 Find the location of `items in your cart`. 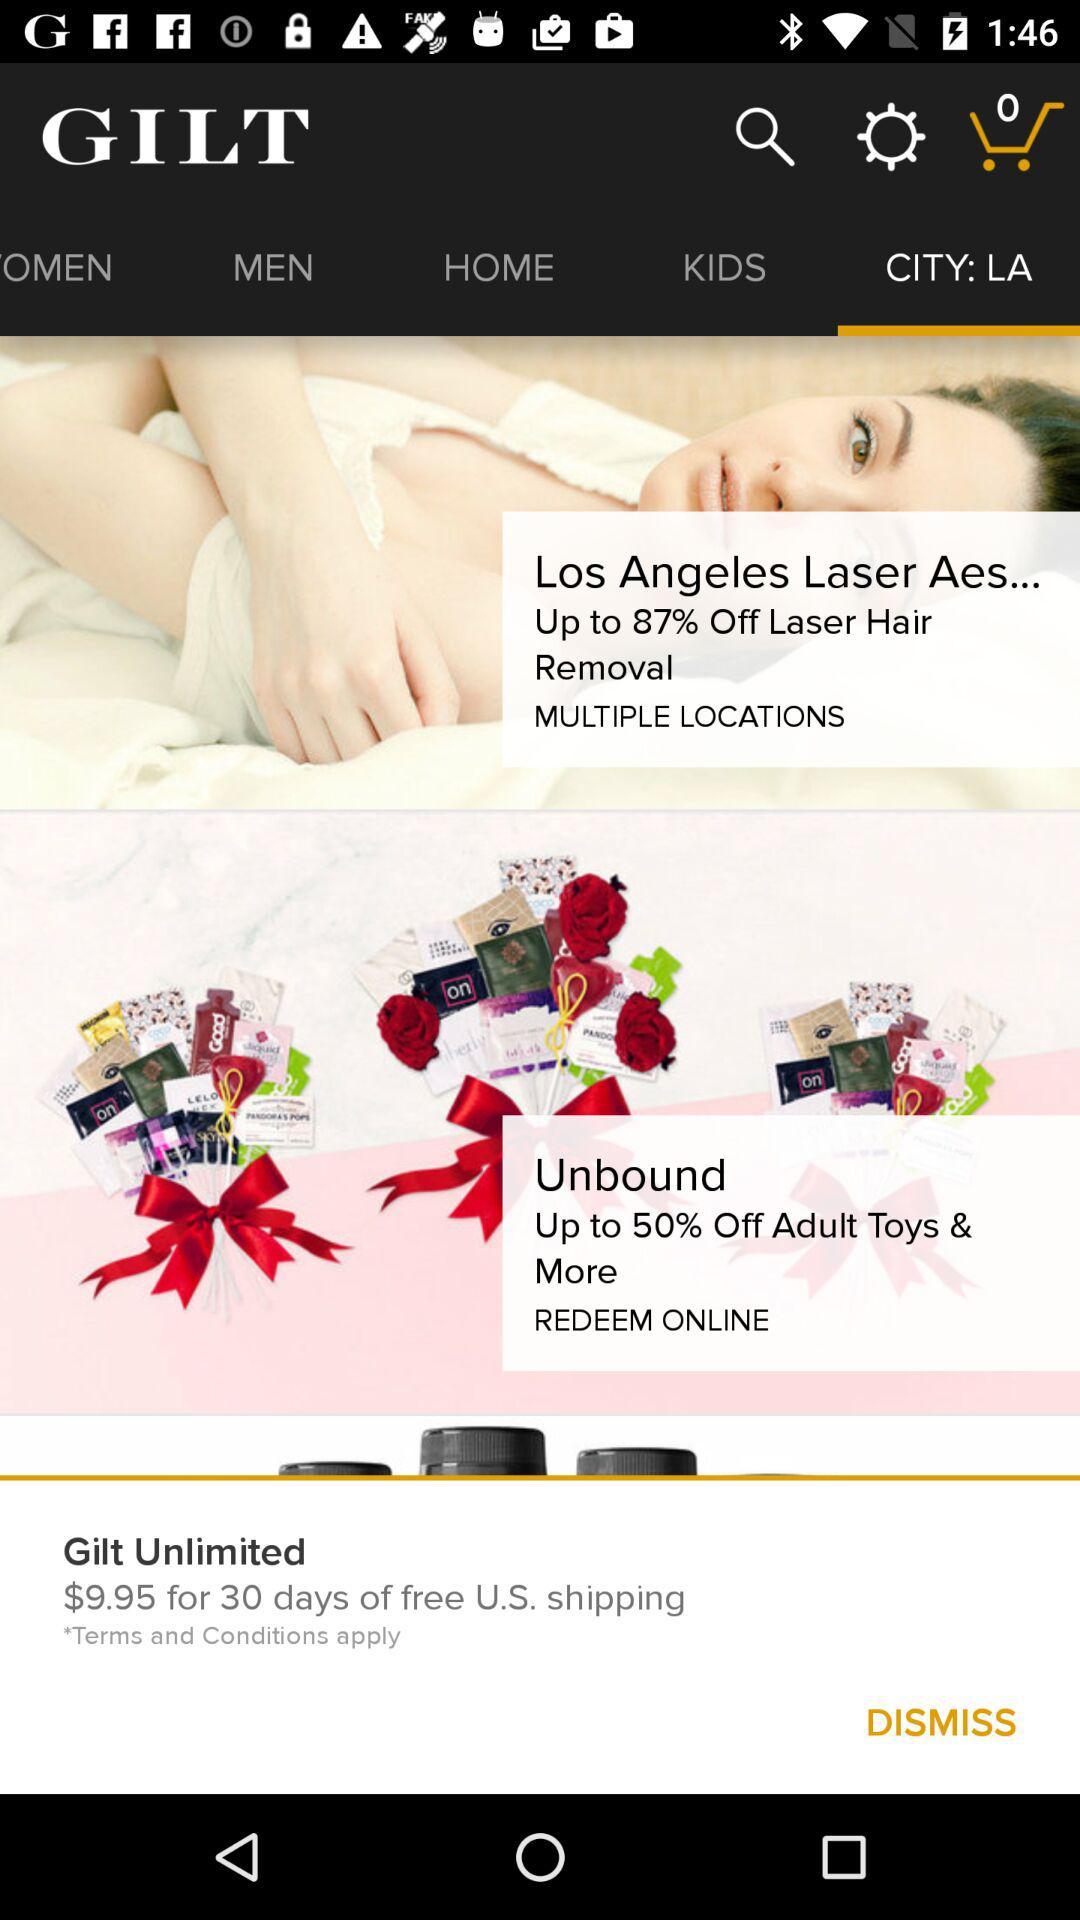

items in your cart is located at coordinates (1017, 135).